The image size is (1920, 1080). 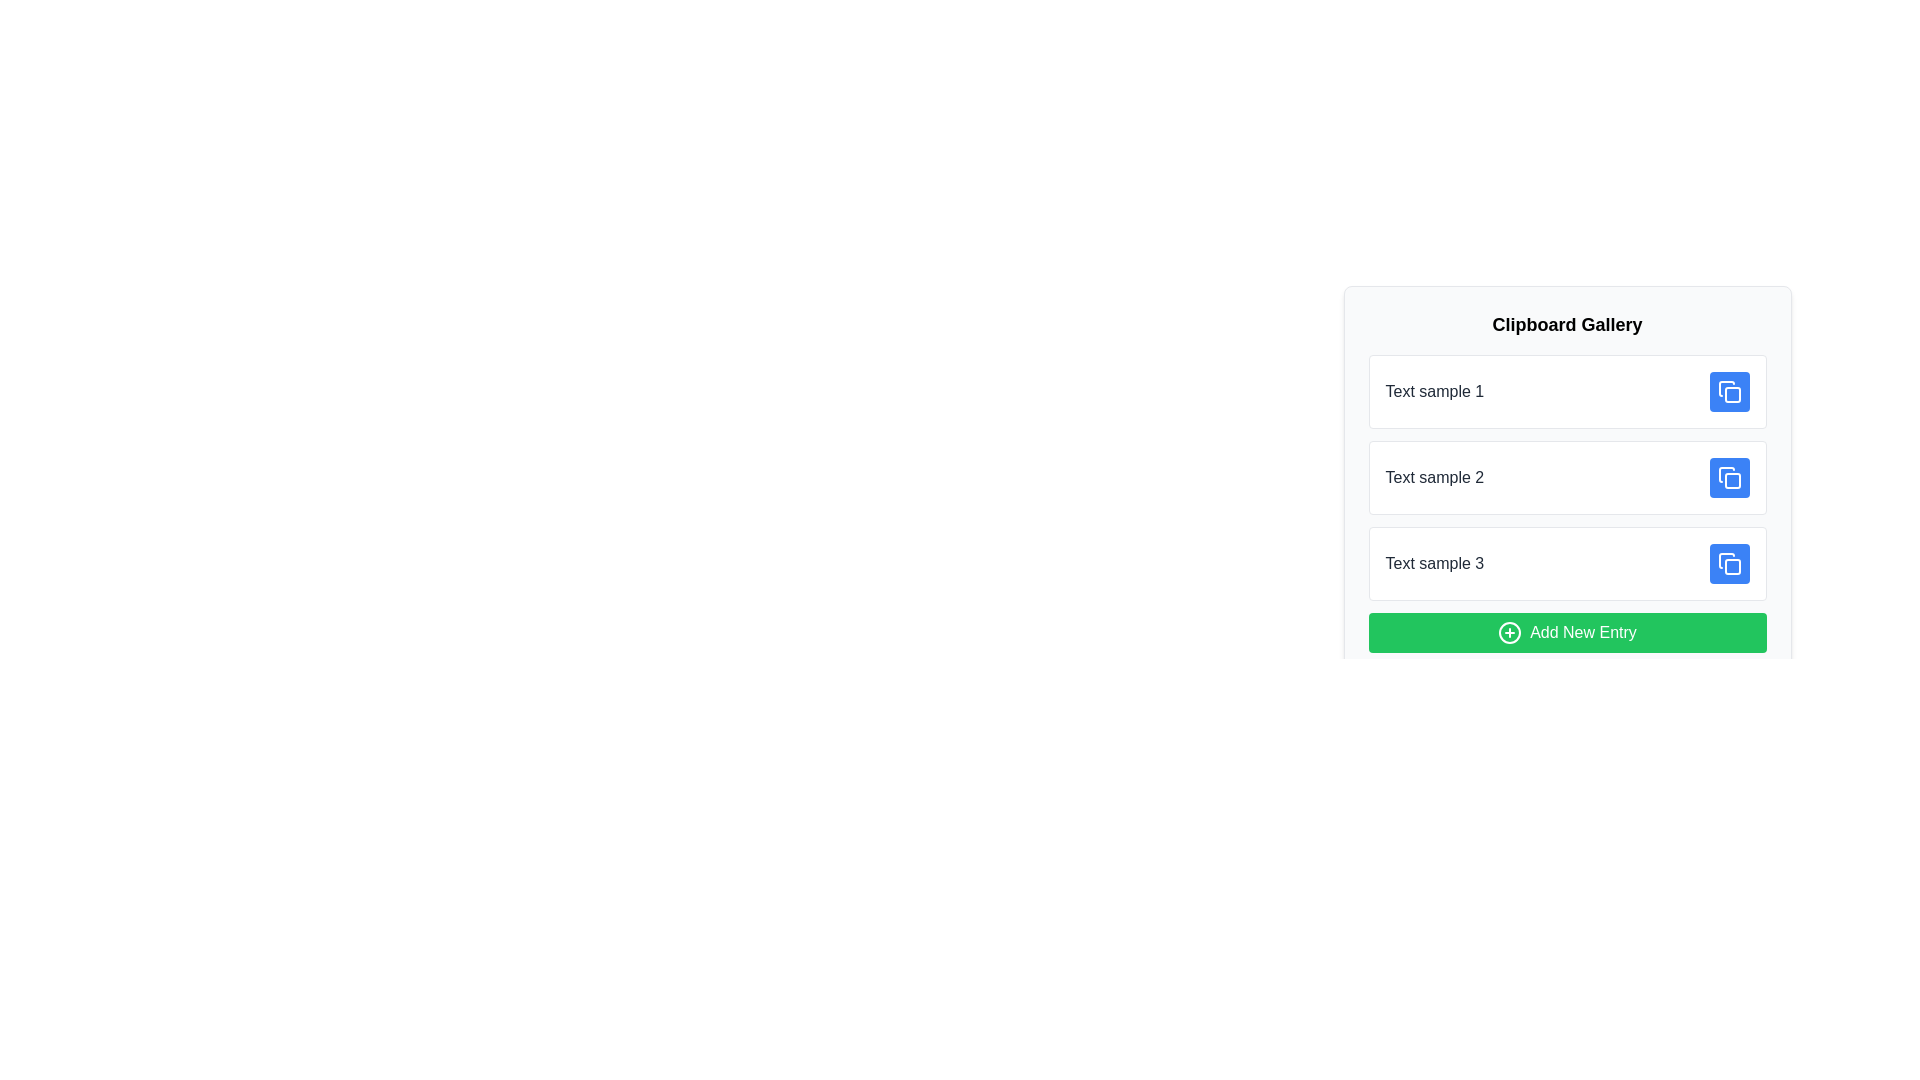 I want to click on the green 'Add New Entry' button located at the bottom of the 'Clipboard Gallery' panel, so click(x=1566, y=632).